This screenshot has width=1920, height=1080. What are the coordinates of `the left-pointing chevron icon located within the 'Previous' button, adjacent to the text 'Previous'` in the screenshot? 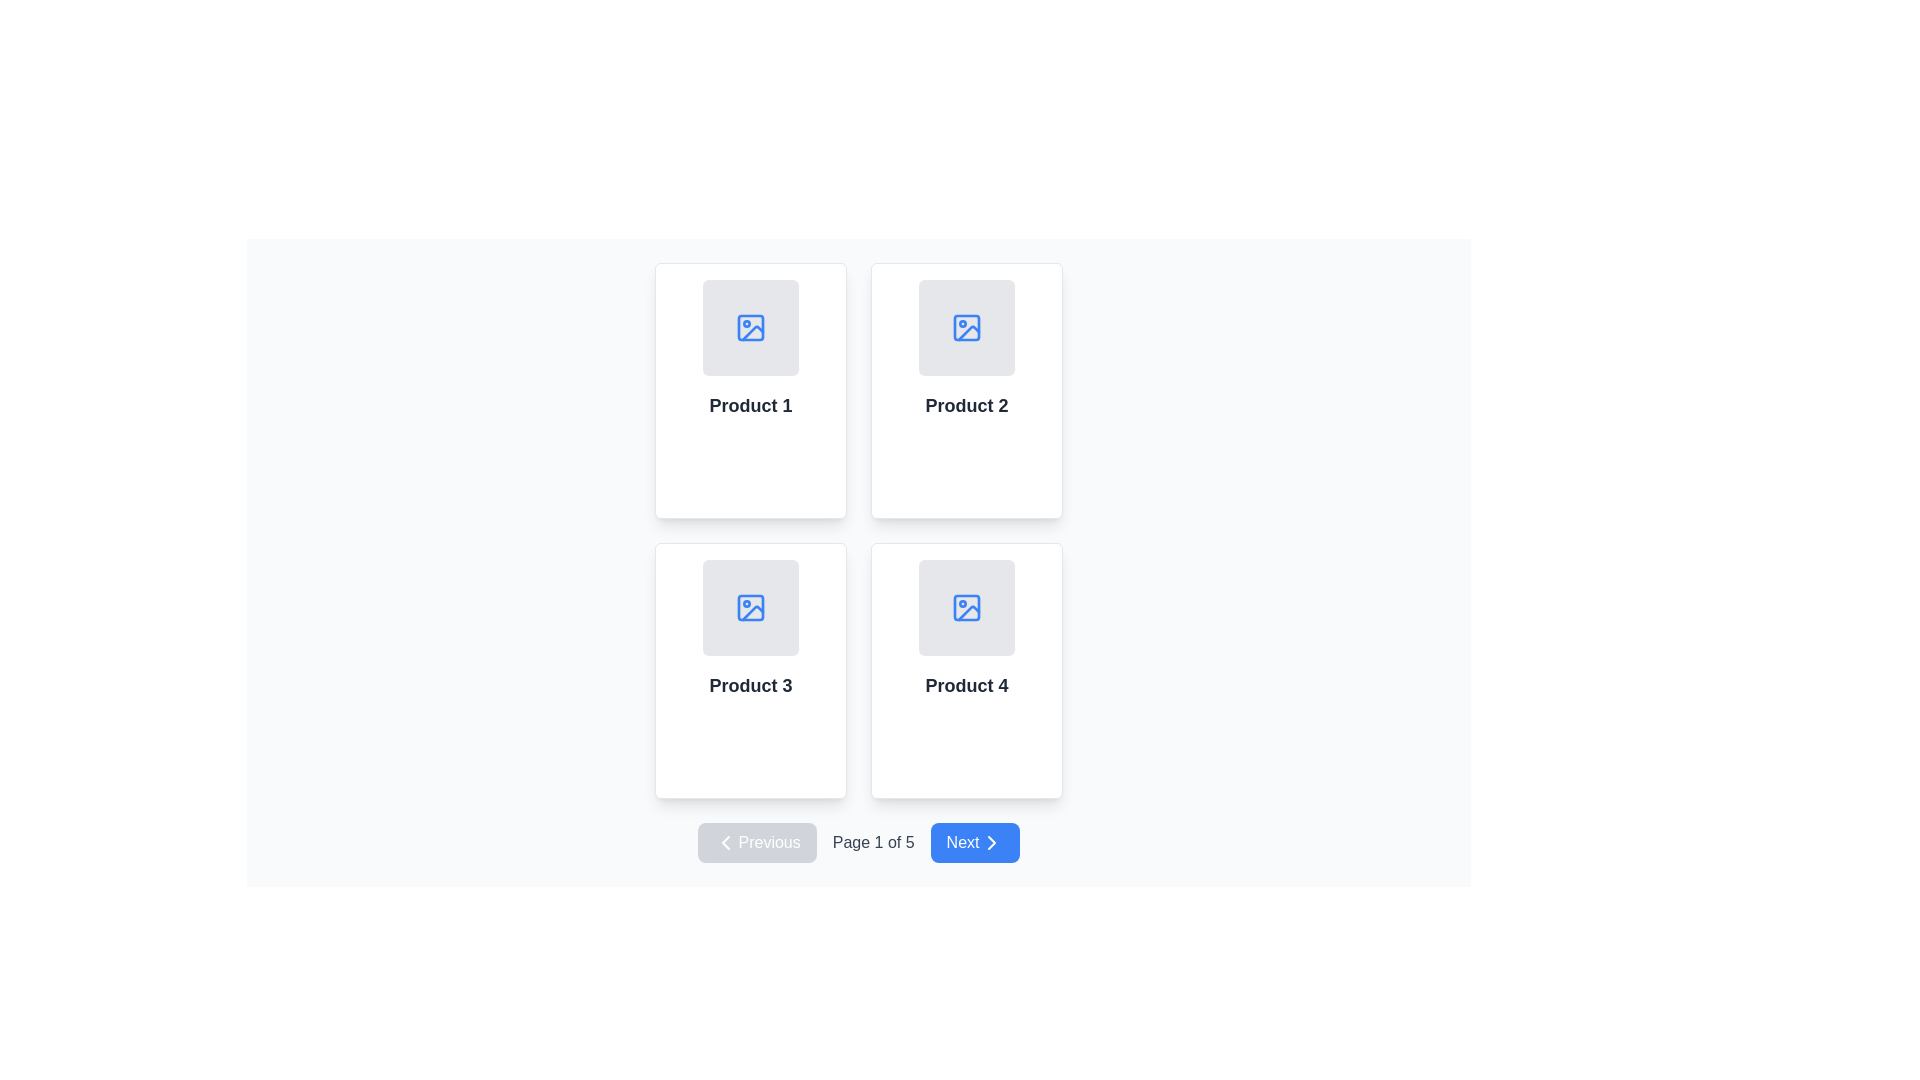 It's located at (725, 843).